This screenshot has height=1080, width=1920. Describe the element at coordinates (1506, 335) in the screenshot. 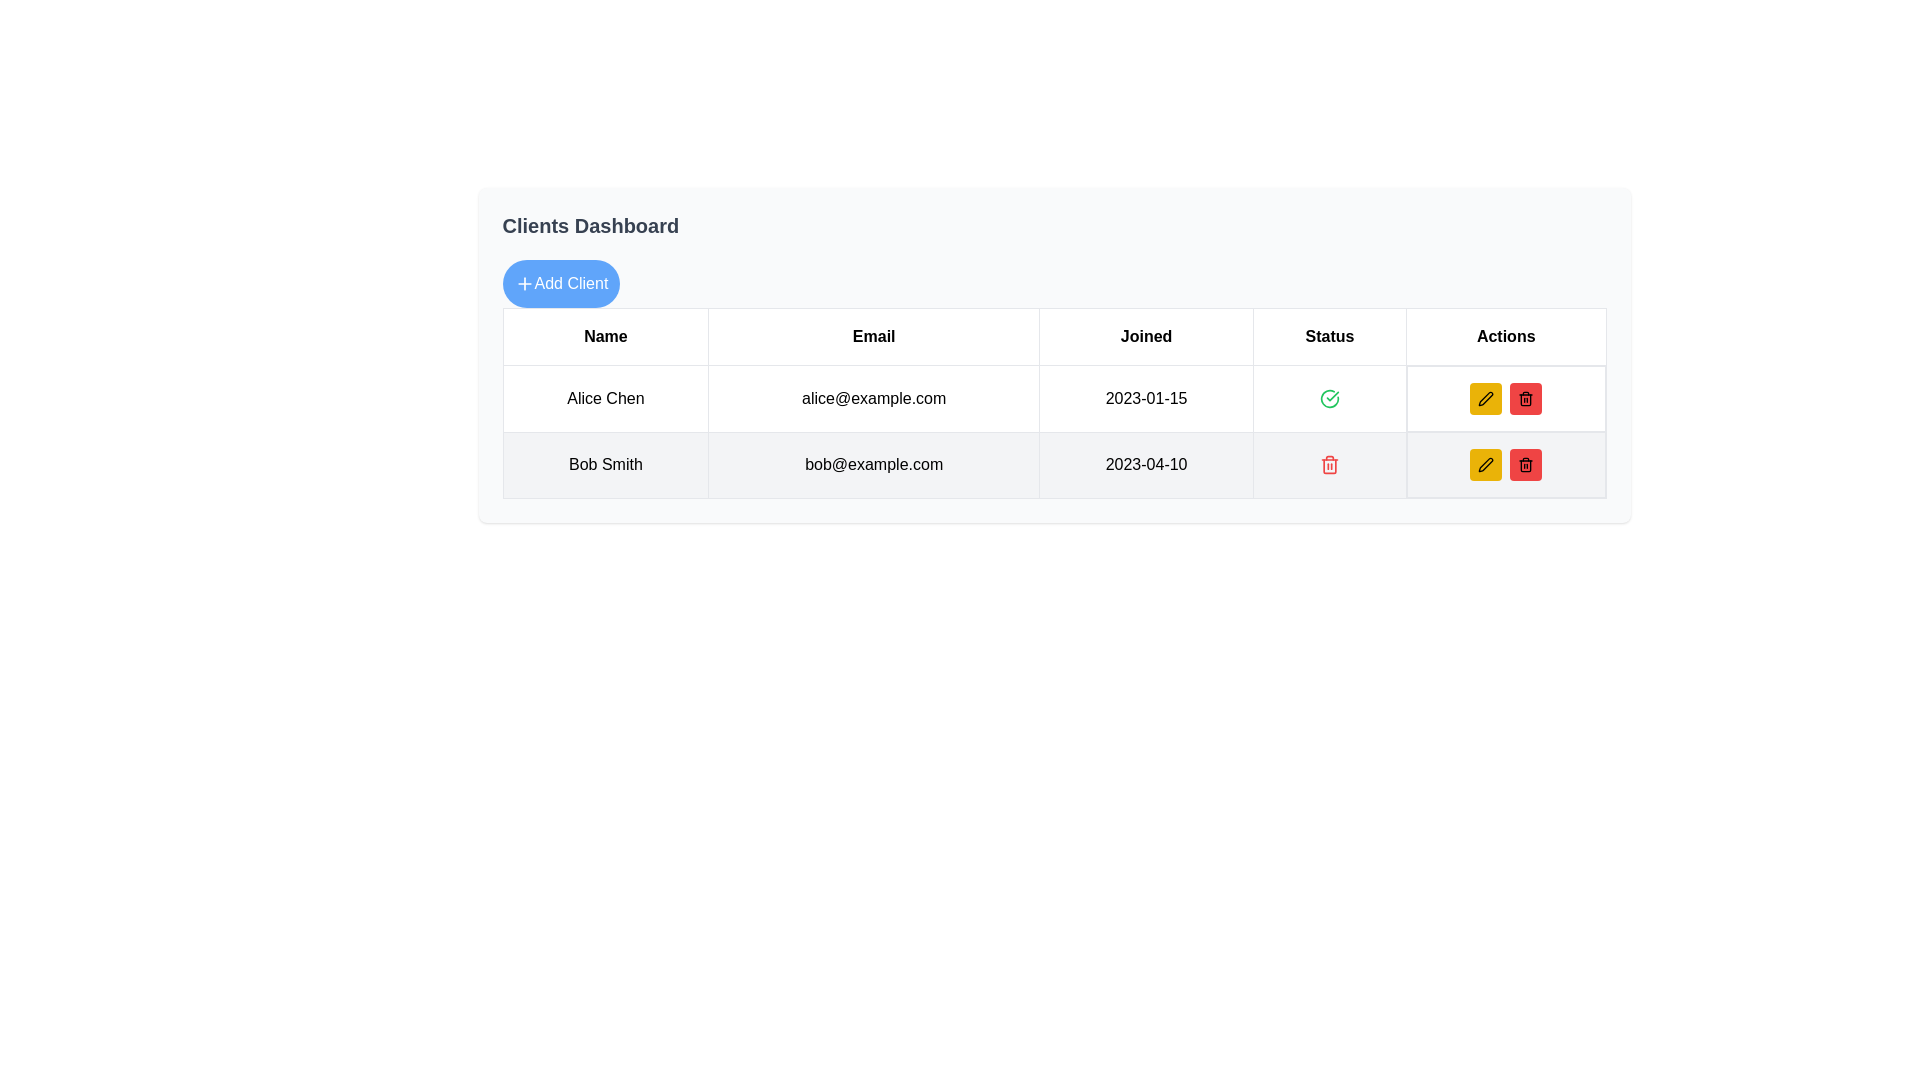

I see `the fifth column header cell in the table, which indicates 'Actions' for interacting with each record` at that location.